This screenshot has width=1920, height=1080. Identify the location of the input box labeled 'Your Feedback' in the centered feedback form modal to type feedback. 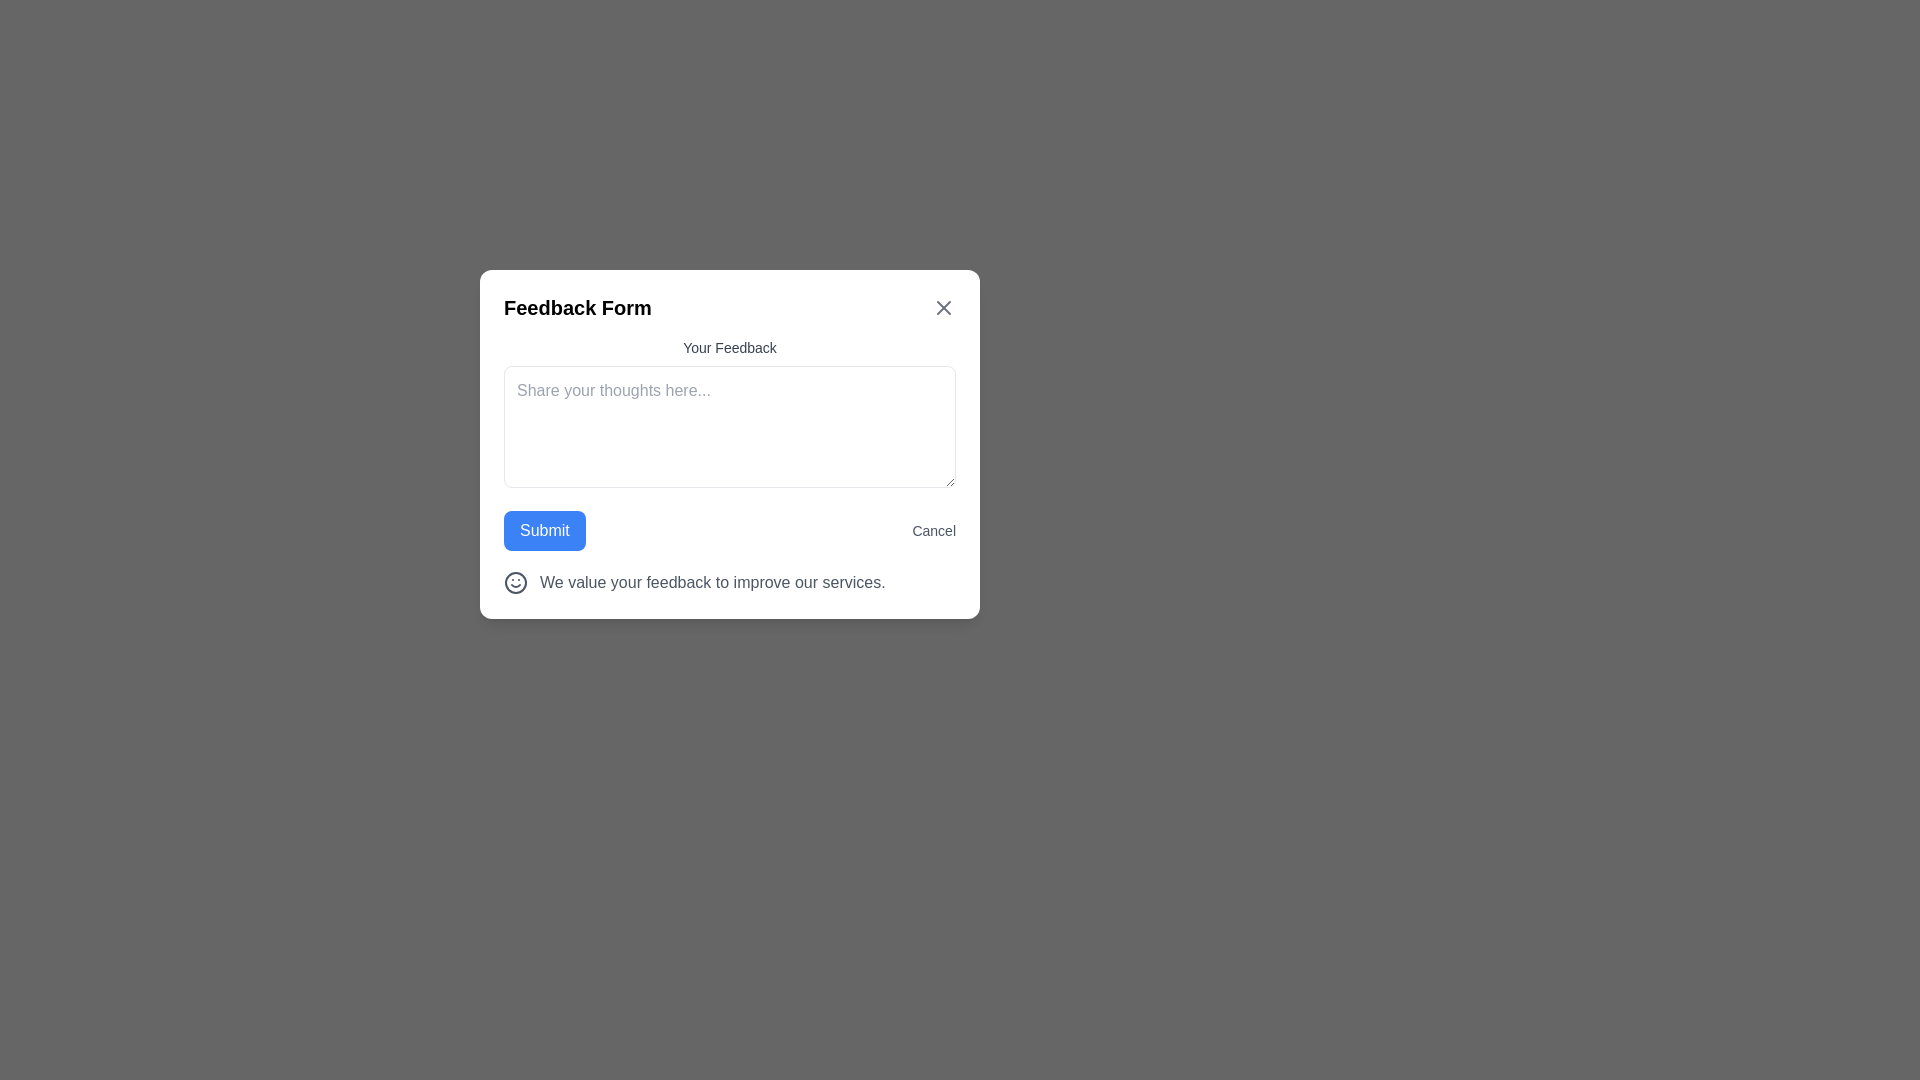
(728, 442).